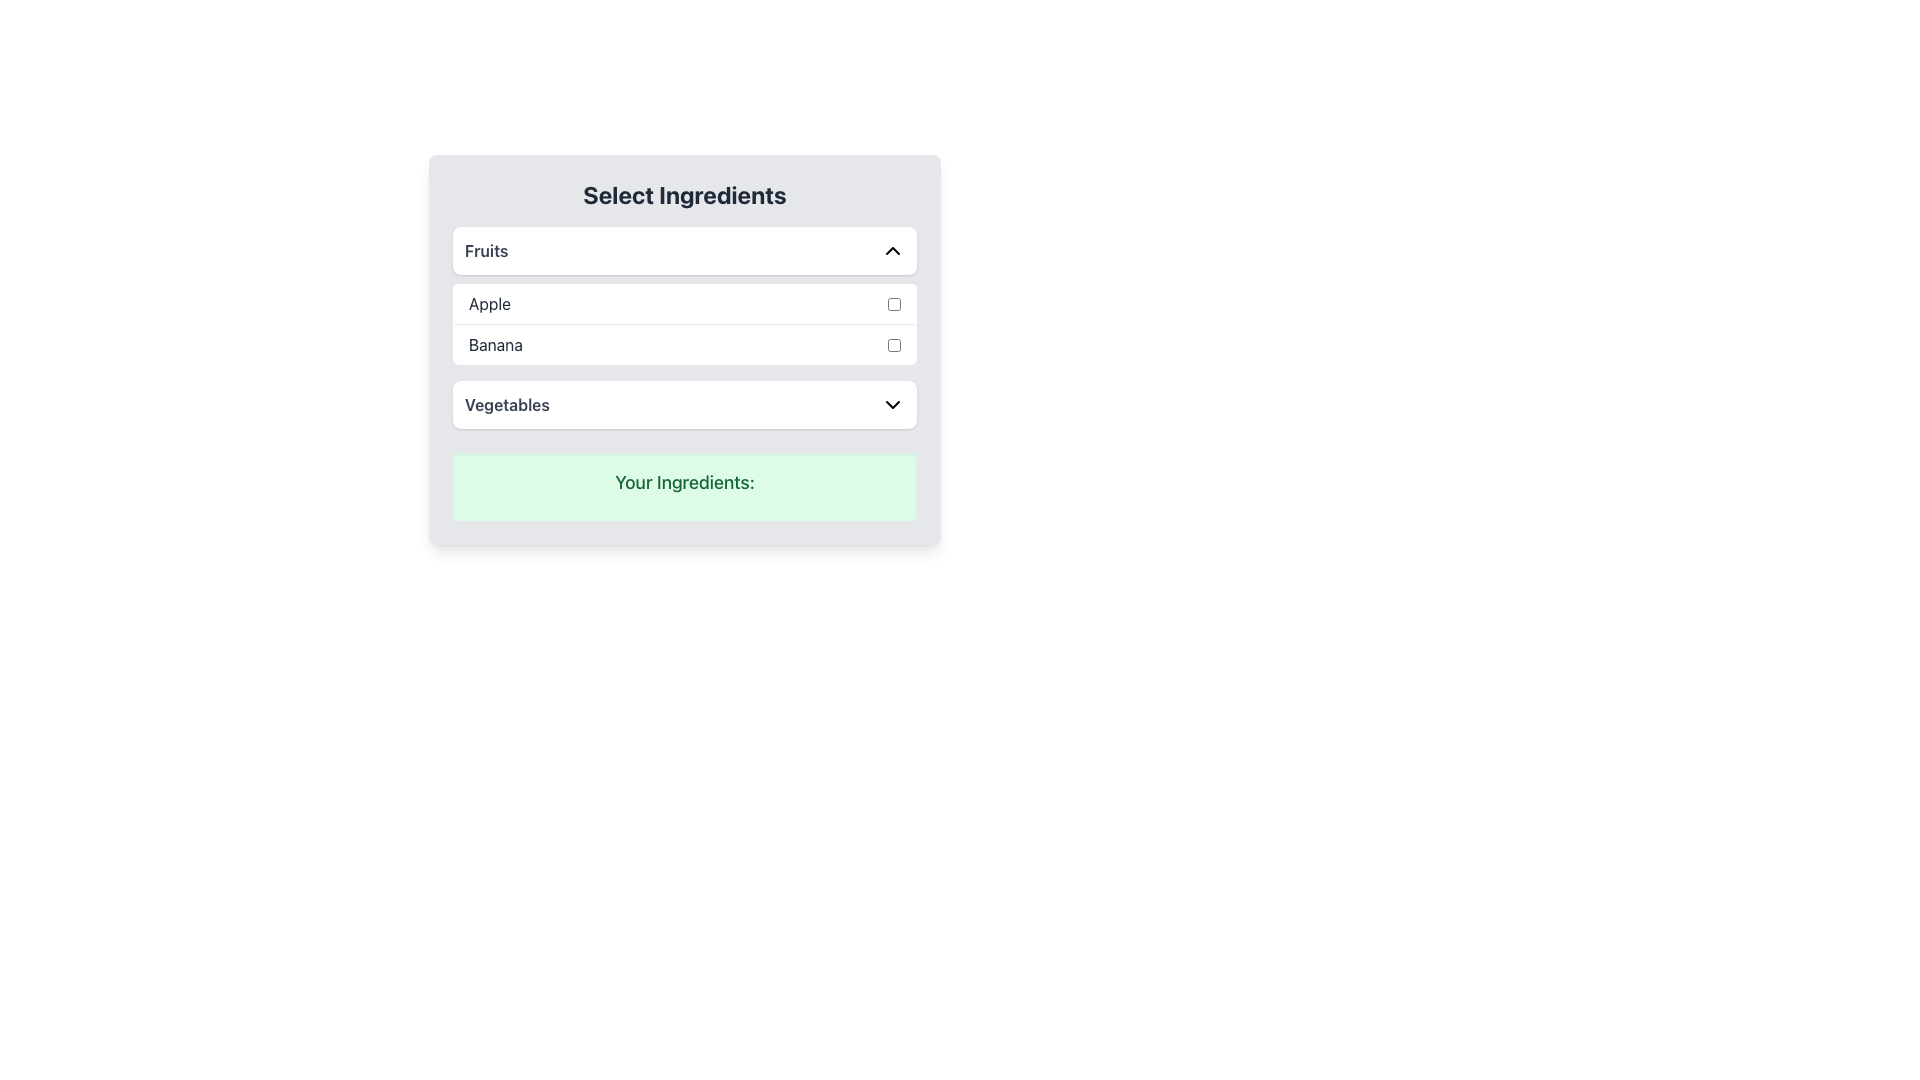 This screenshot has height=1080, width=1920. What do you see at coordinates (489, 304) in the screenshot?
I see `the text label that contains the text 'Apple' which is styled with a gray color scheme and positioned to the left of a checkbox in the 'Fruits' section` at bounding box center [489, 304].